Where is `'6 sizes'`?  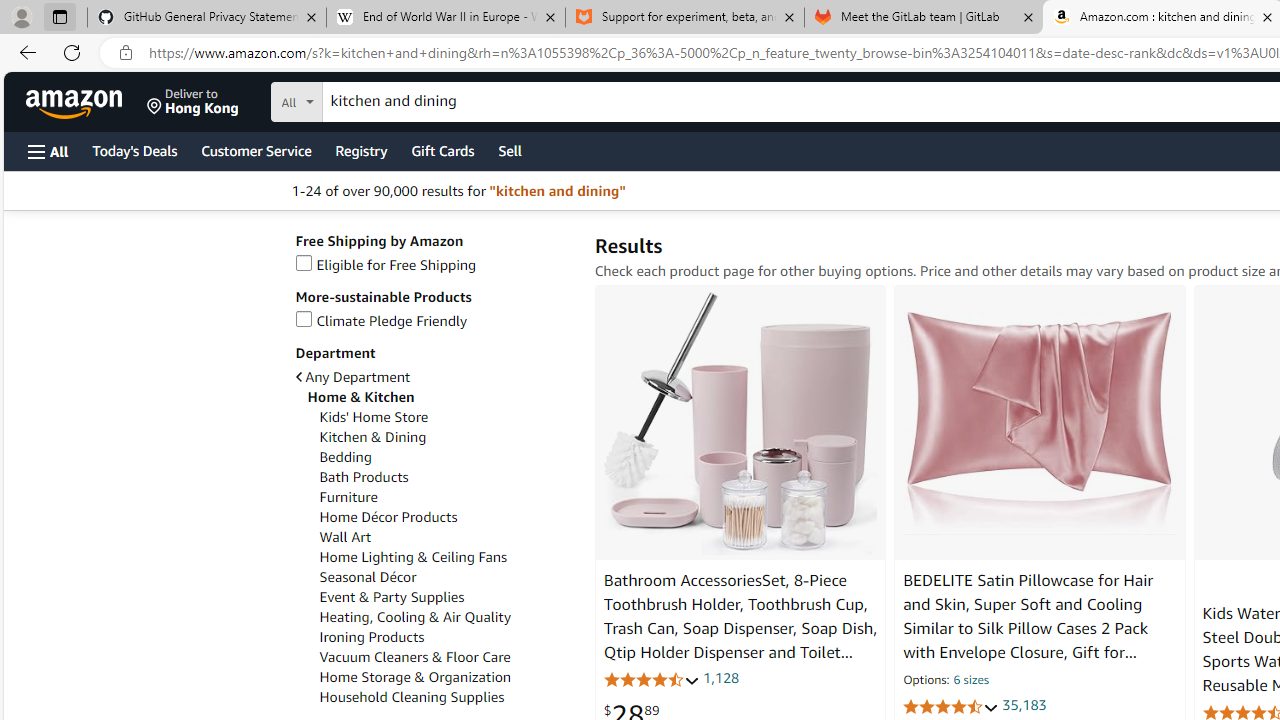
'6 sizes' is located at coordinates (970, 680).